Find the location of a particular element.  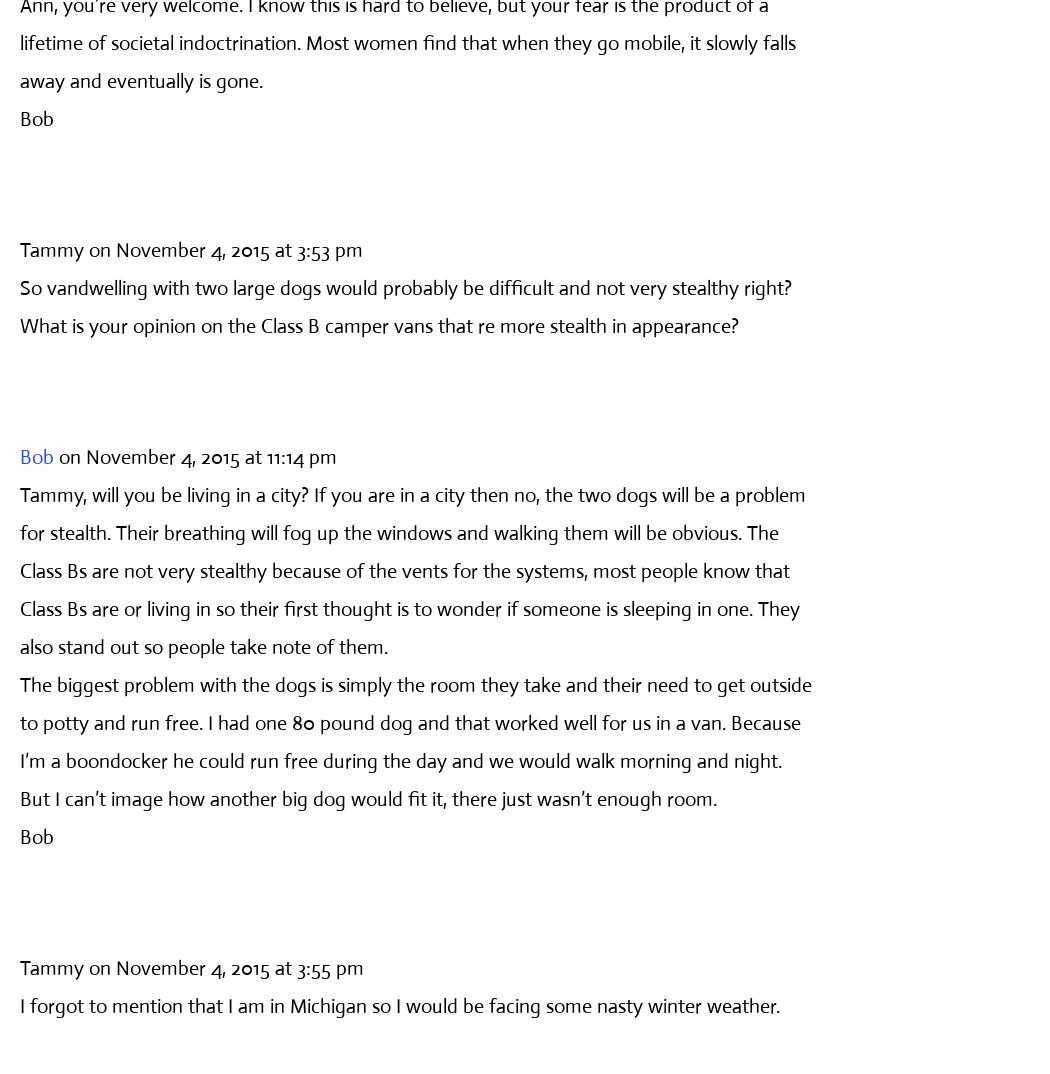

'The biggest problem with the dogs is simply the room they take and their need to get outside to potty and run free.  I had one 80 pound dog and that worked well for us in a van. Because I’m a boondocker he could run free during the day and we would walk morning and night.' is located at coordinates (19, 722).